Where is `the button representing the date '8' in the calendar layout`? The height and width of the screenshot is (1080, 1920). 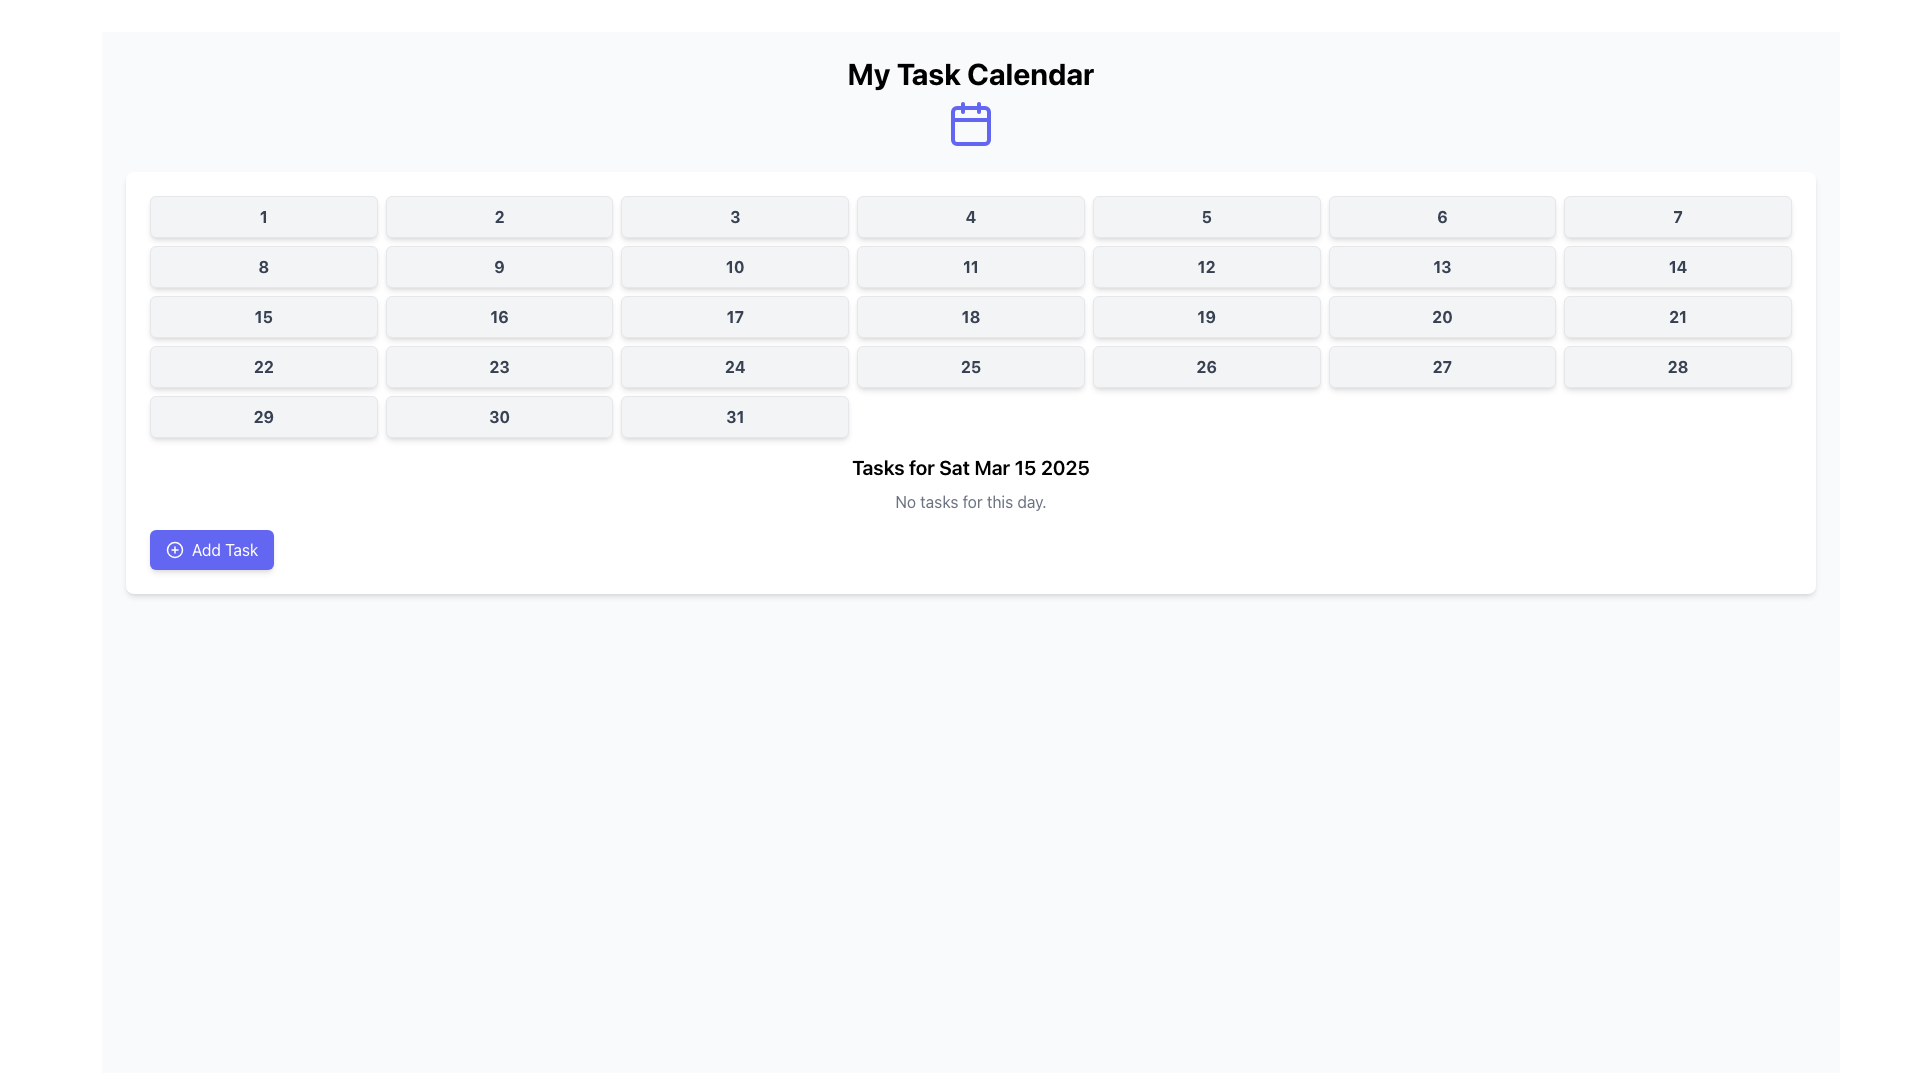
the button representing the date '8' in the calendar layout is located at coordinates (262, 265).